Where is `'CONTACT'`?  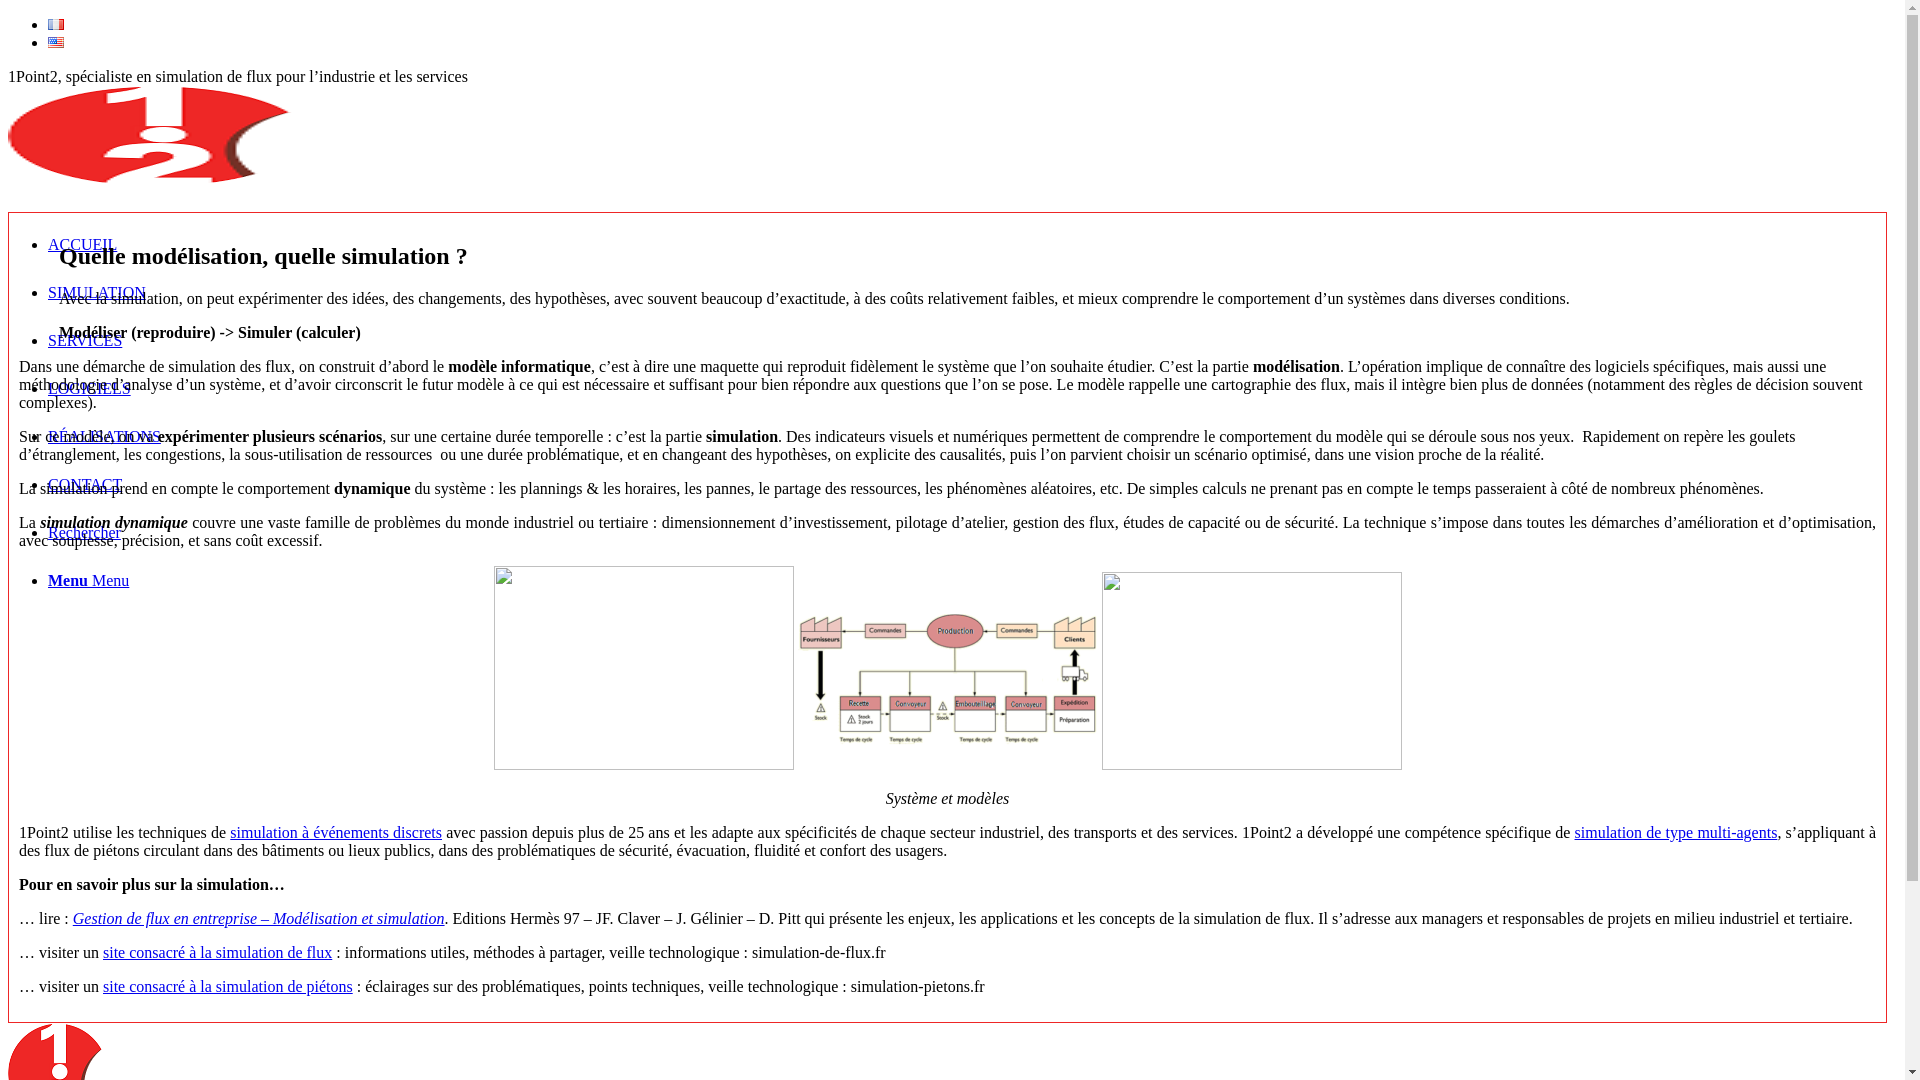 'CONTACT' is located at coordinates (84, 484).